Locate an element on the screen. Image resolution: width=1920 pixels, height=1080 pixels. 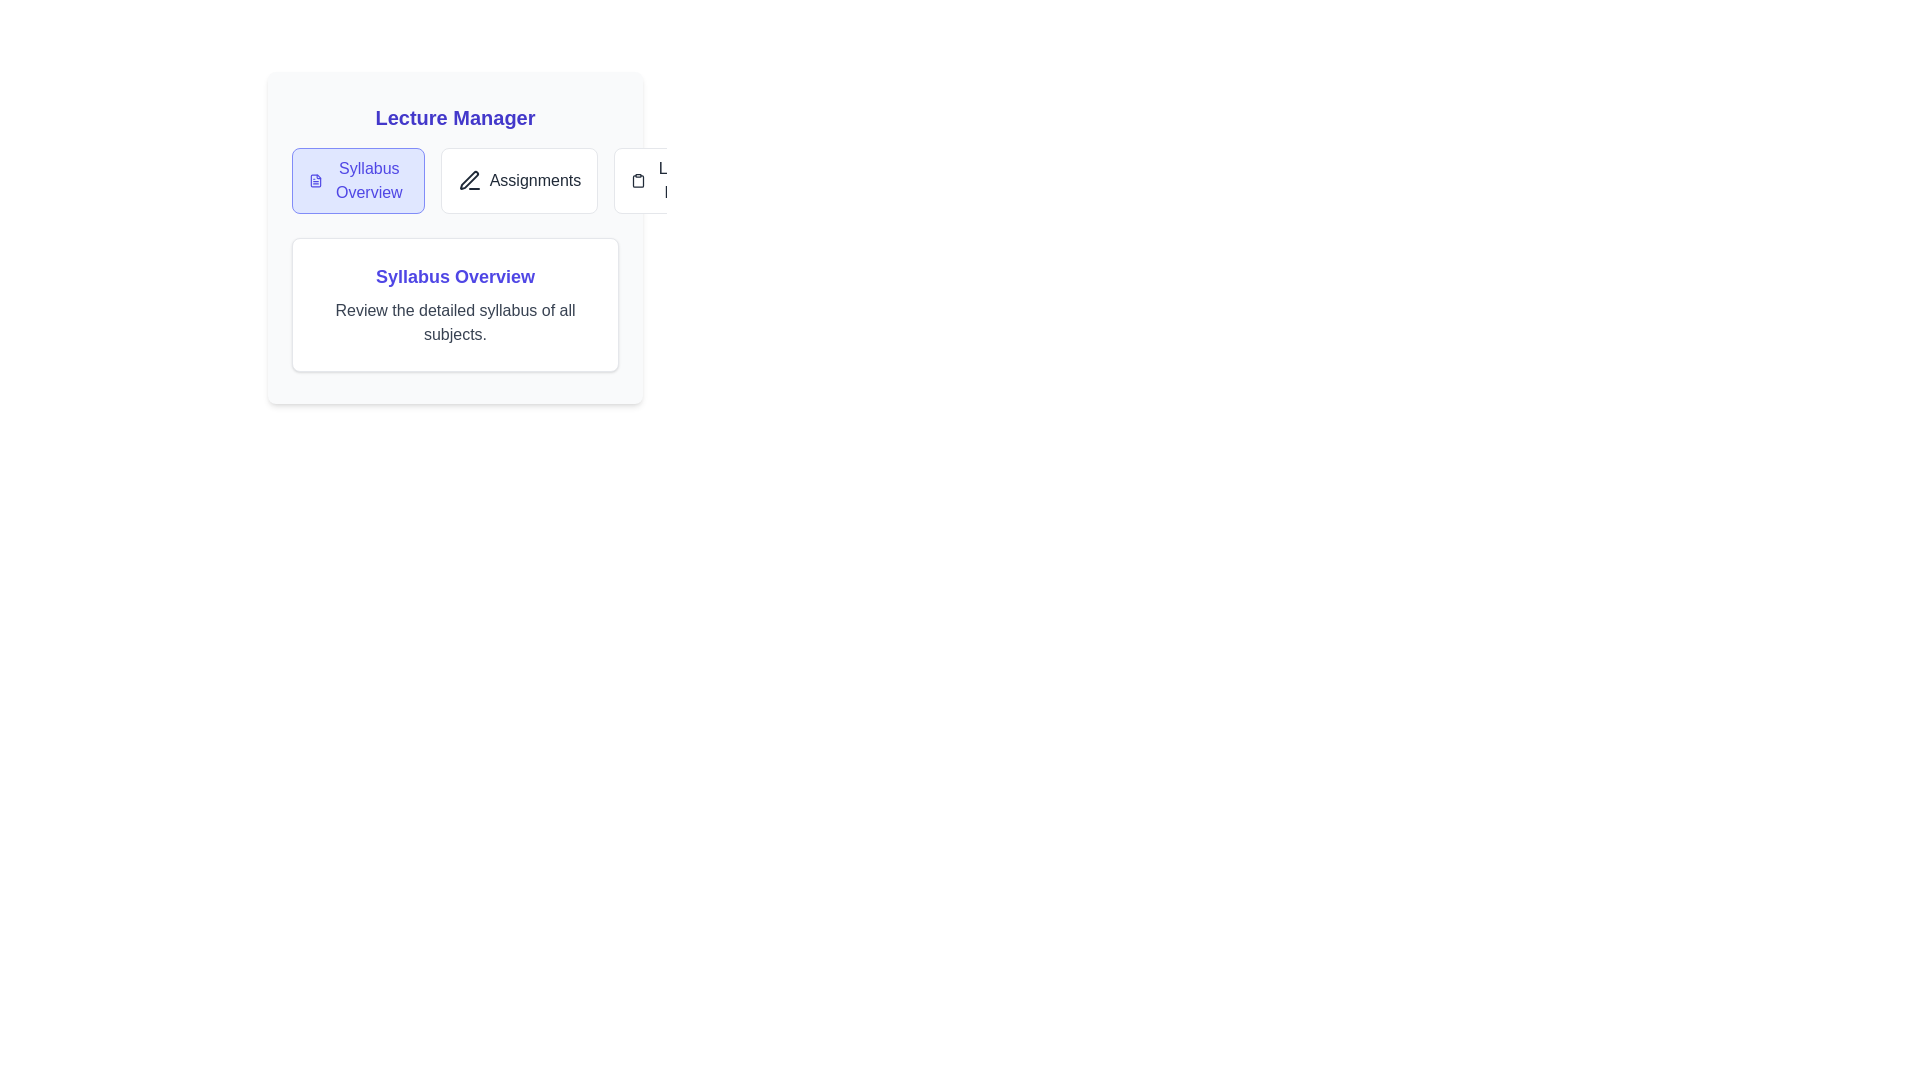
the second button in the 'Lecture Manager' interface that navigates to the assignments section is located at coordinates (519, 181).